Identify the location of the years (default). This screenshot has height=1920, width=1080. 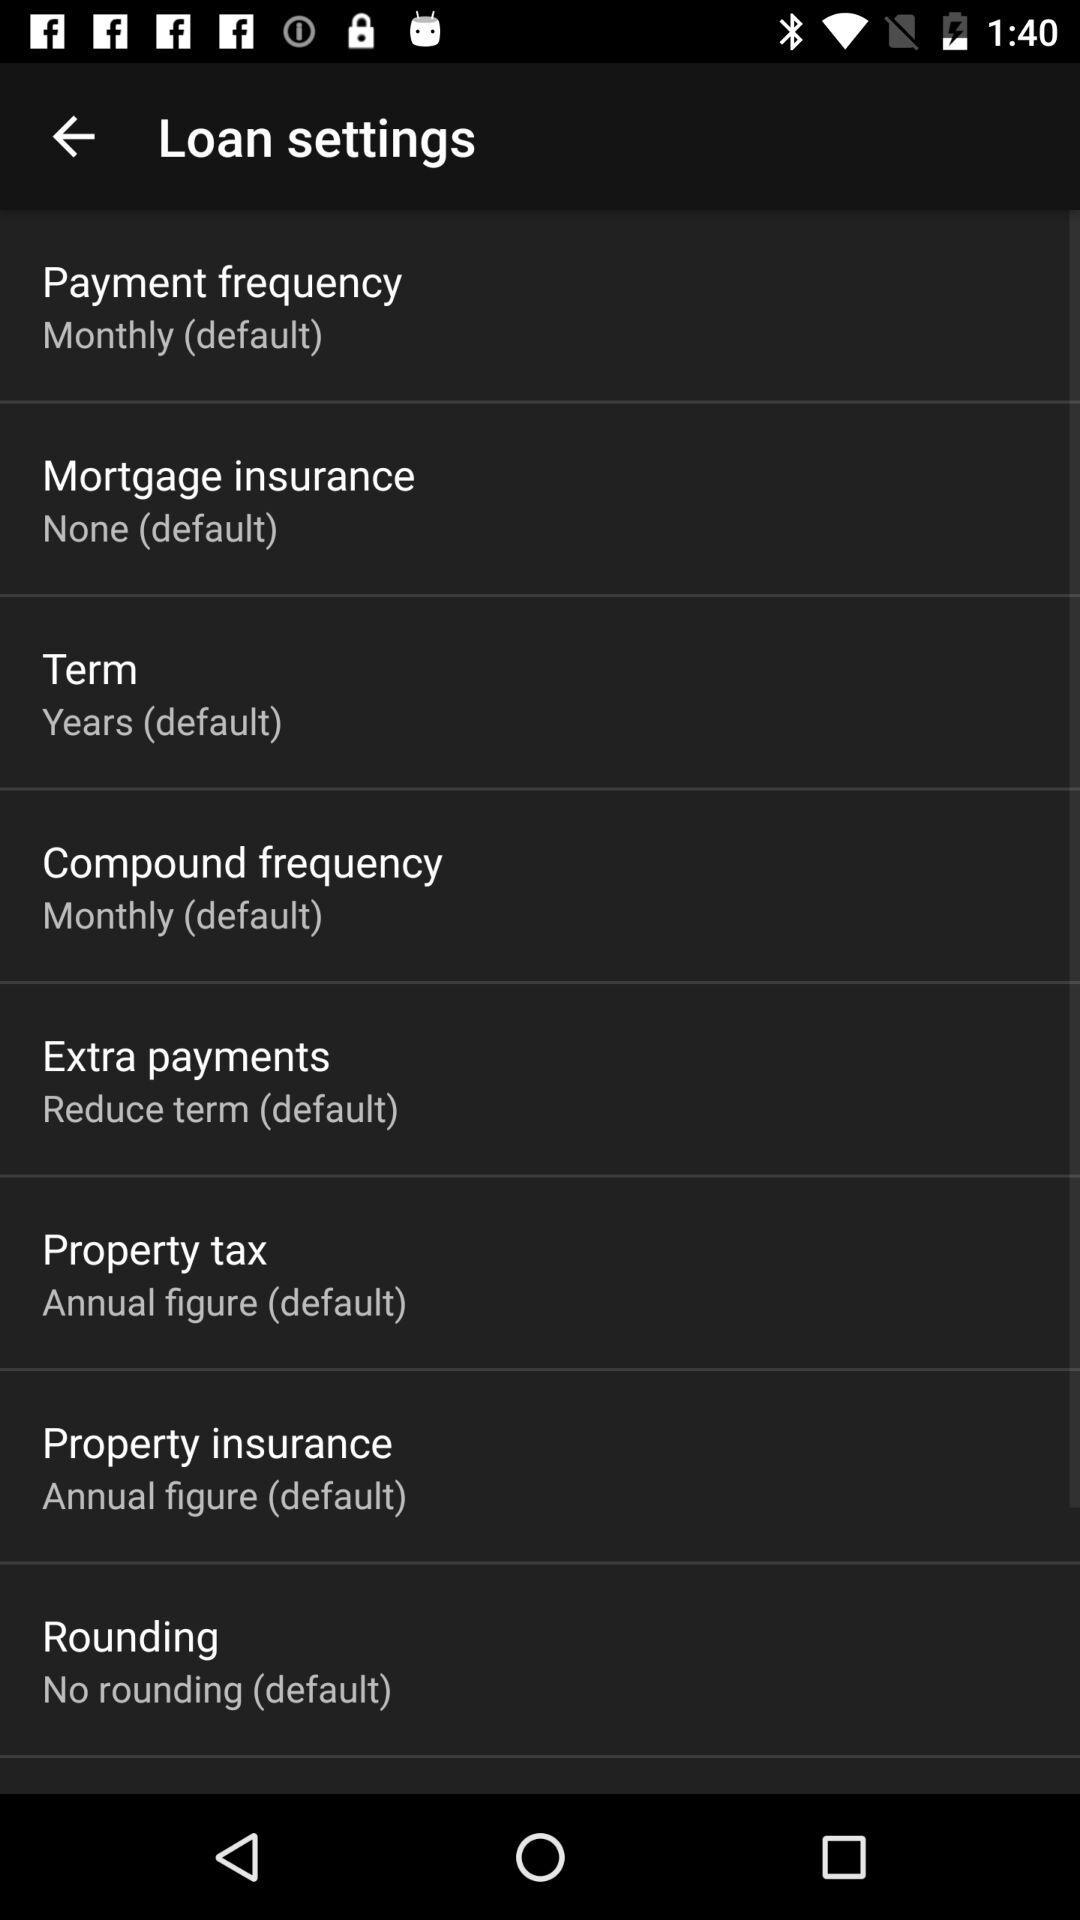
(161, 720).